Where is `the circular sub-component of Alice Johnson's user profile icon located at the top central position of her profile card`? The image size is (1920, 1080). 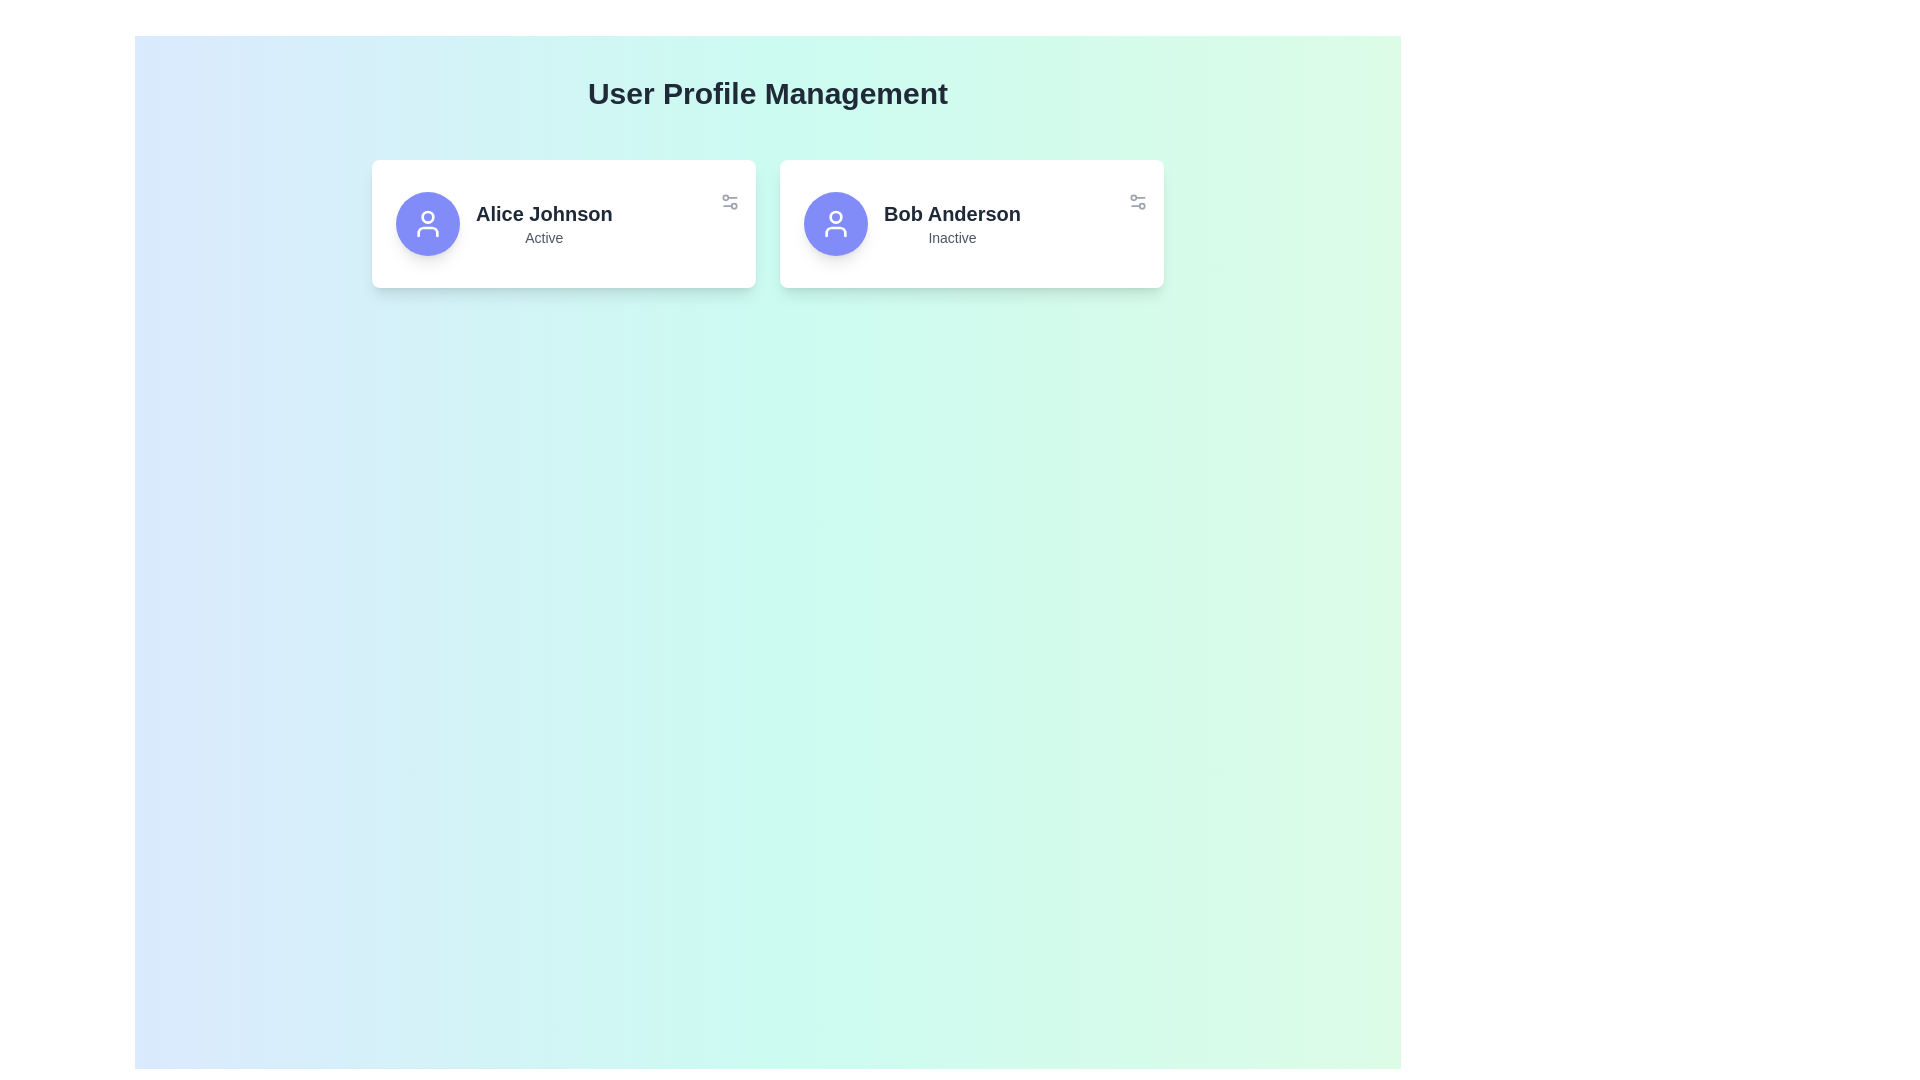 the circular sub-component of Alice Johnson's user profile icon located at the top central position of her profile card is located at coordinates (426, 216).